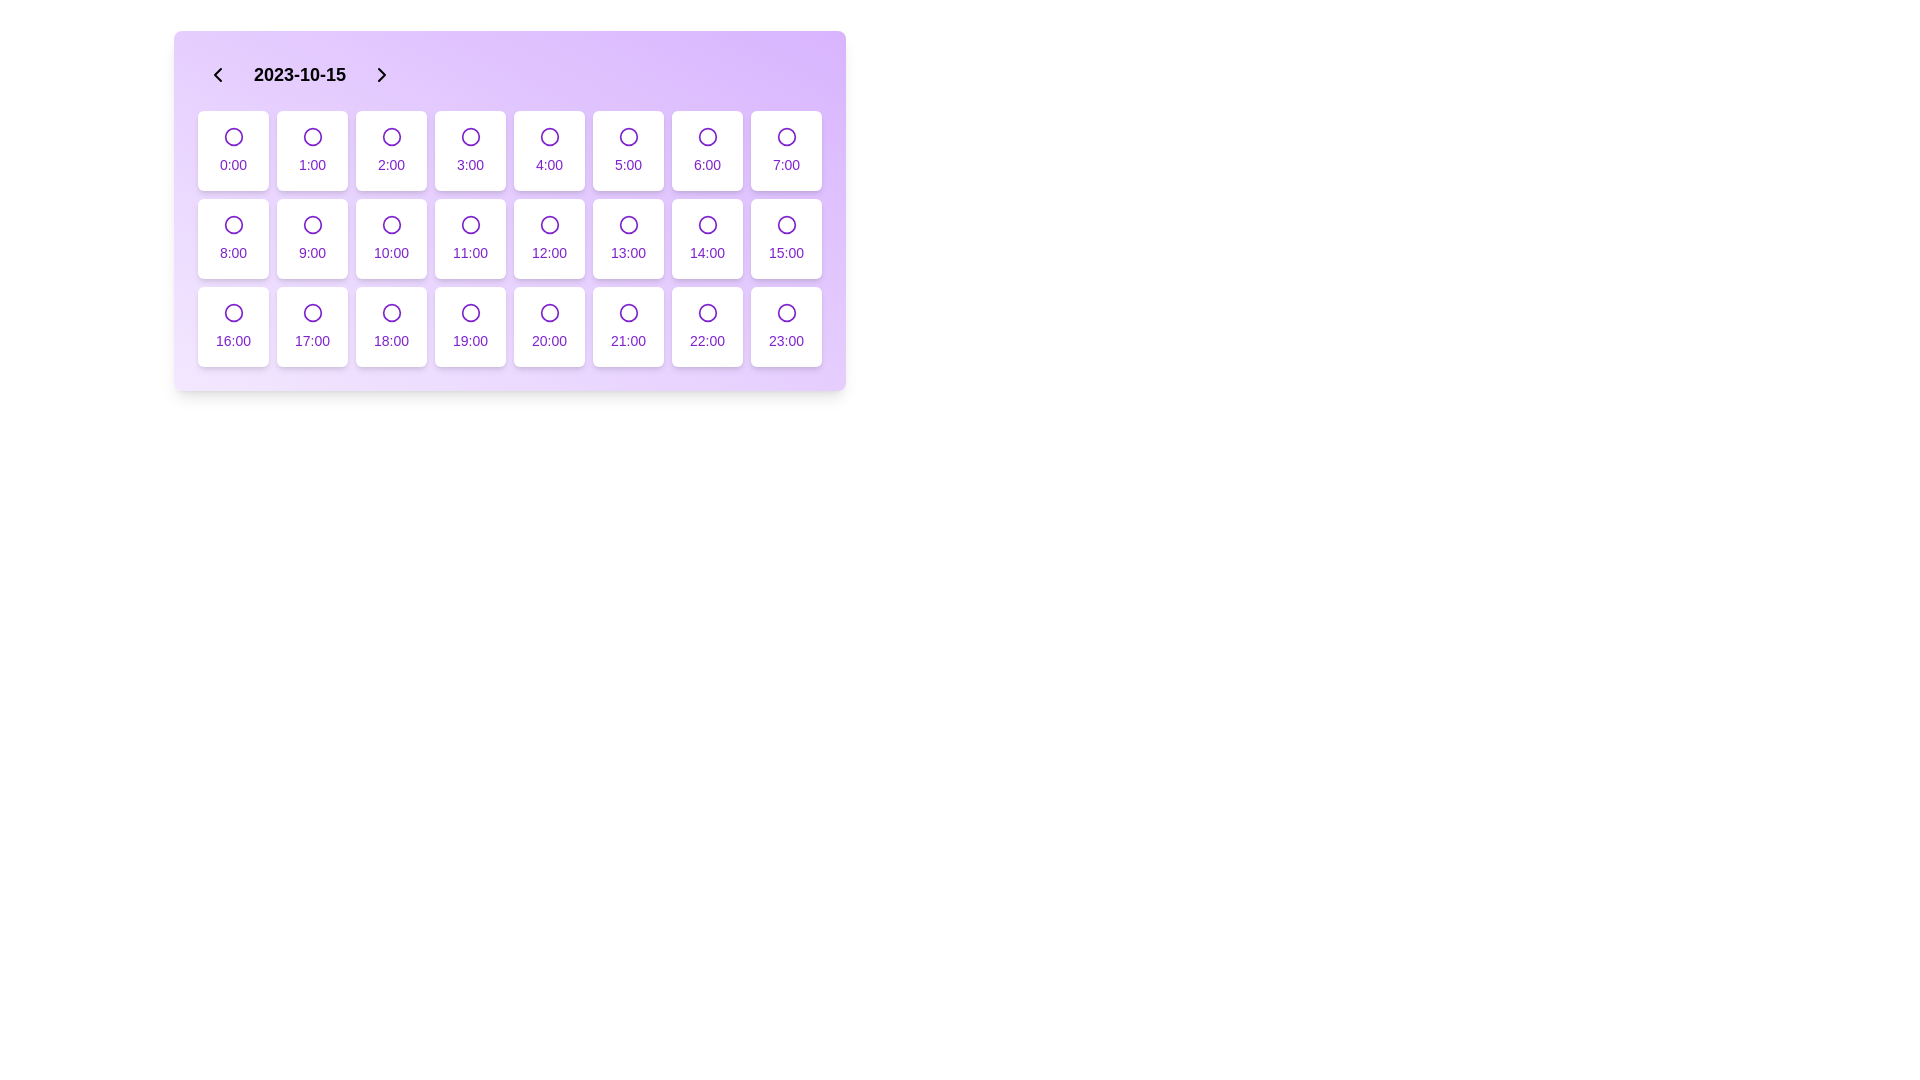  I want to click on the circular indicator with a purple border located in the center of the box labeled '22:00', so click(707, 312).